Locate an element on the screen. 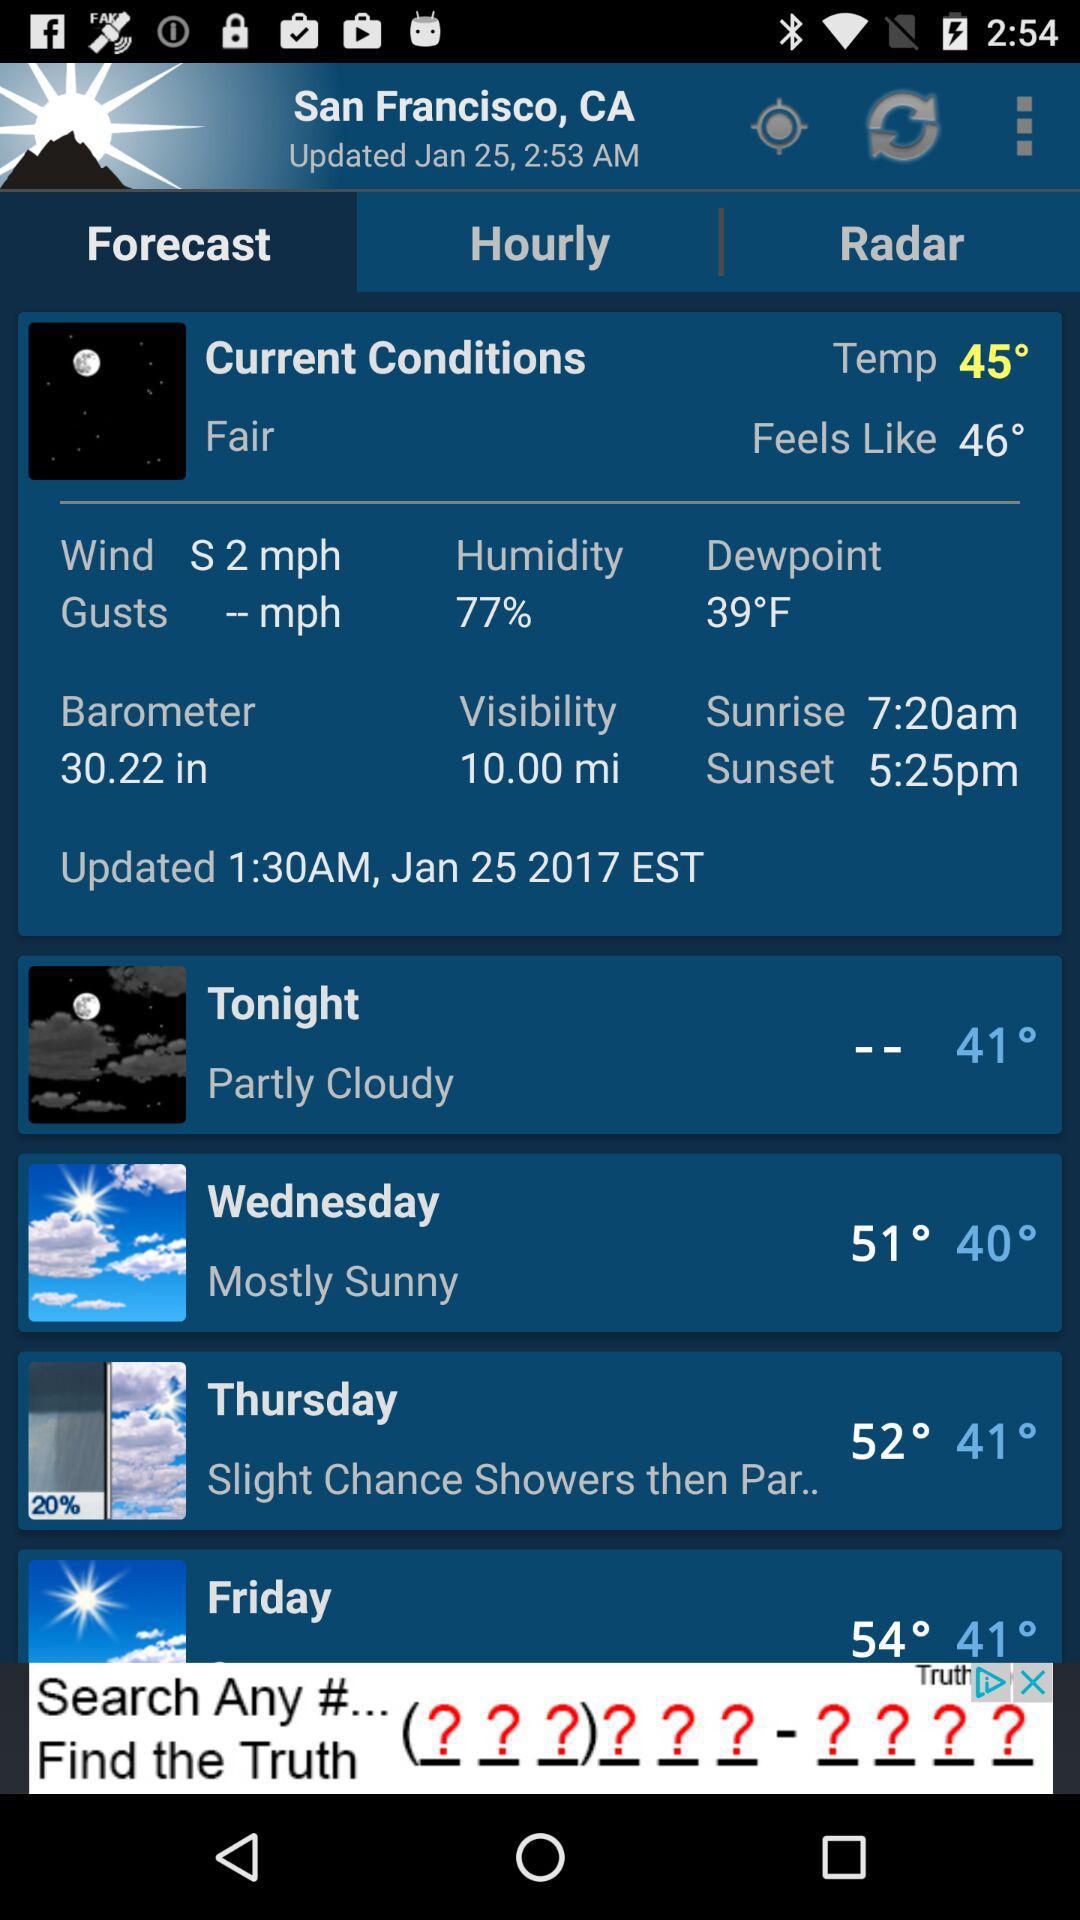 The width and height of the screenshot is (1080, 1920). the refresh icon is located at coordinates (905, 133).